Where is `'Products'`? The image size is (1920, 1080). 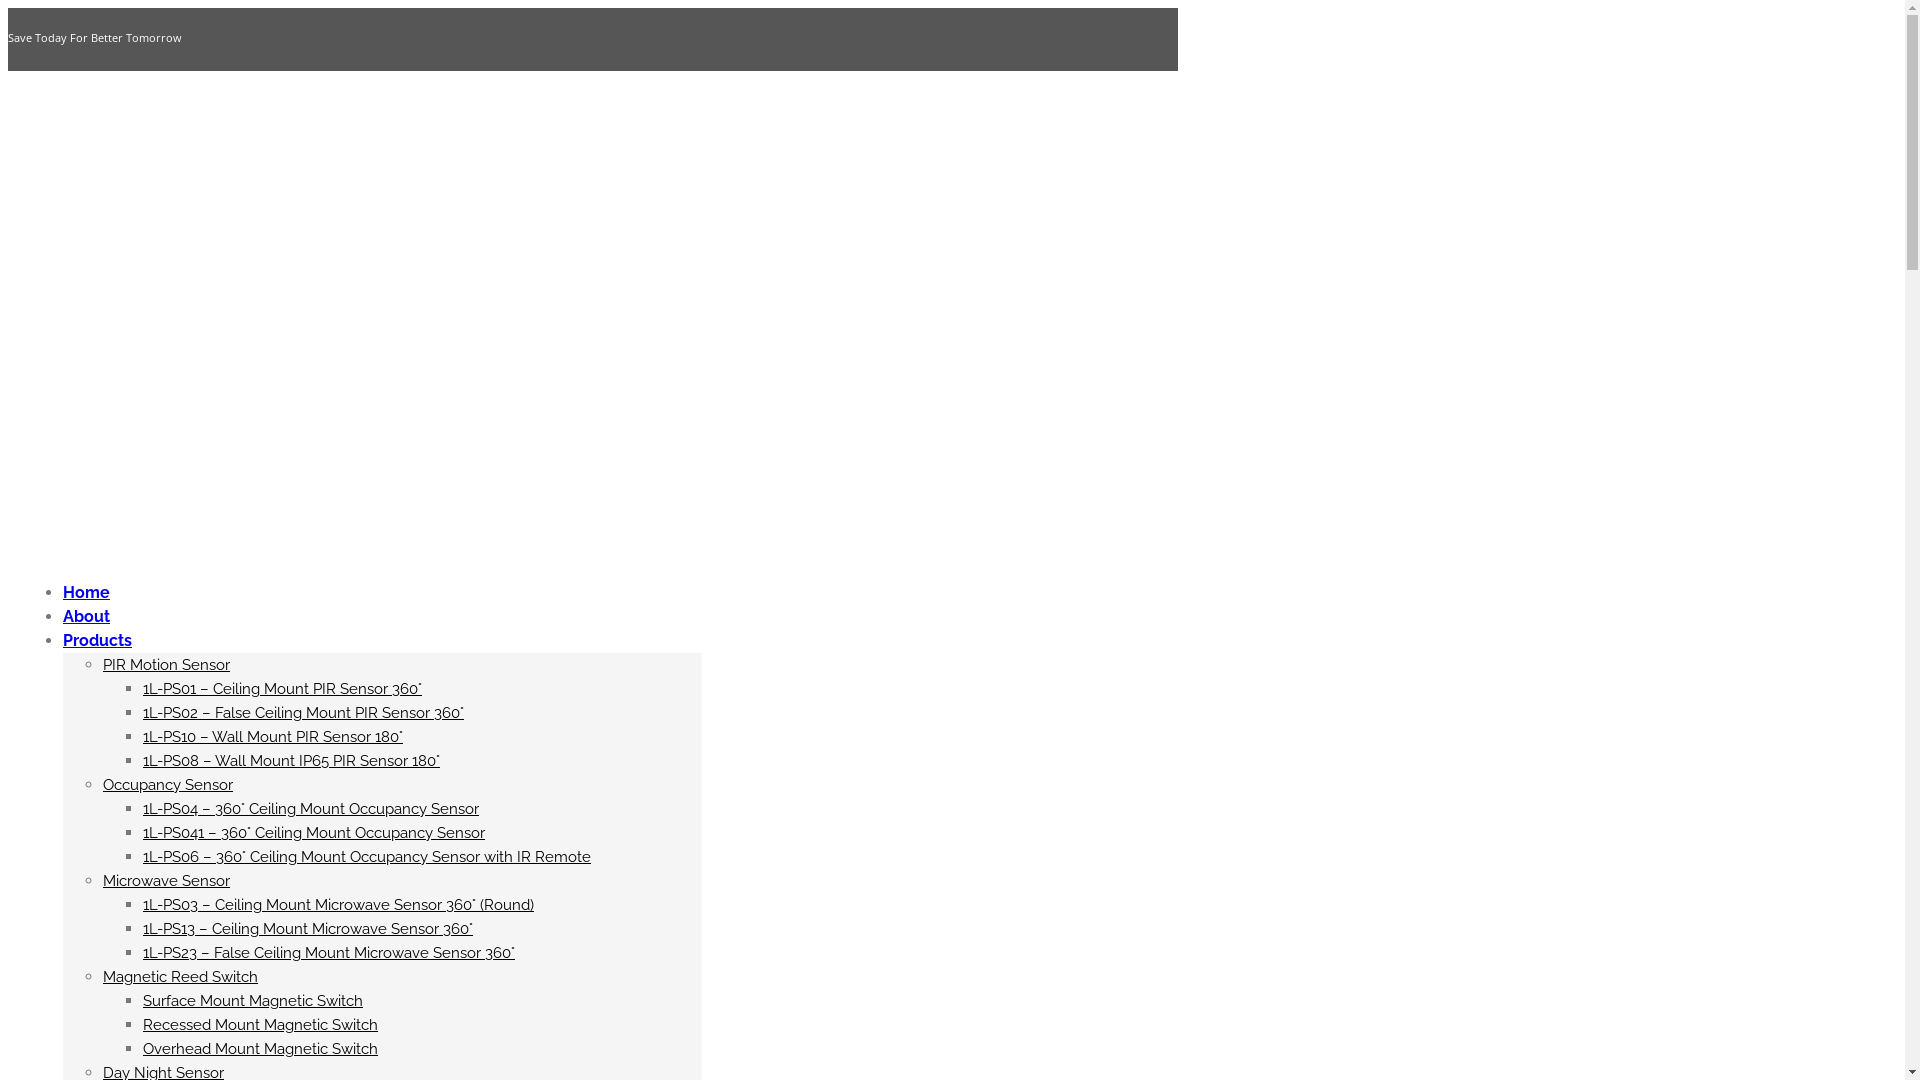 'Products' is located at coordinates (96, 640).